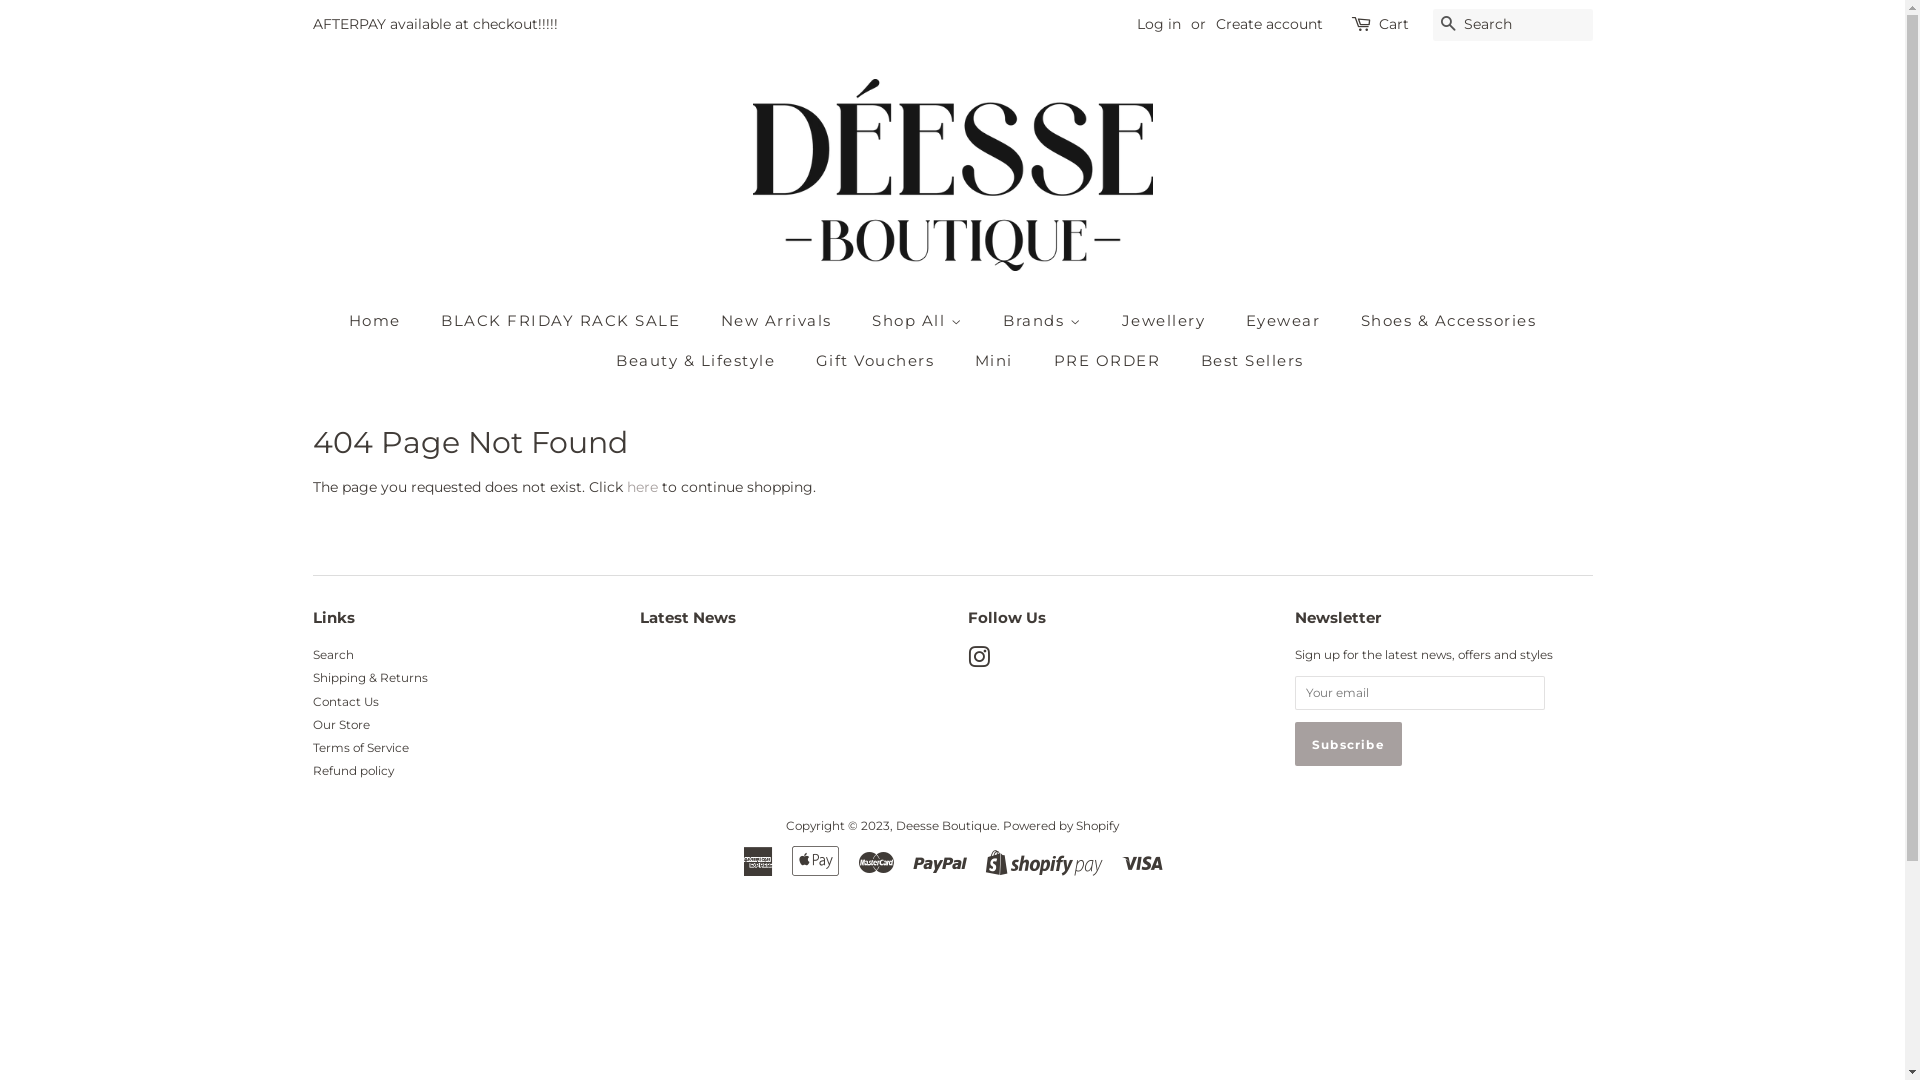  I want to click on 'Refund policy', so click(352, 769).